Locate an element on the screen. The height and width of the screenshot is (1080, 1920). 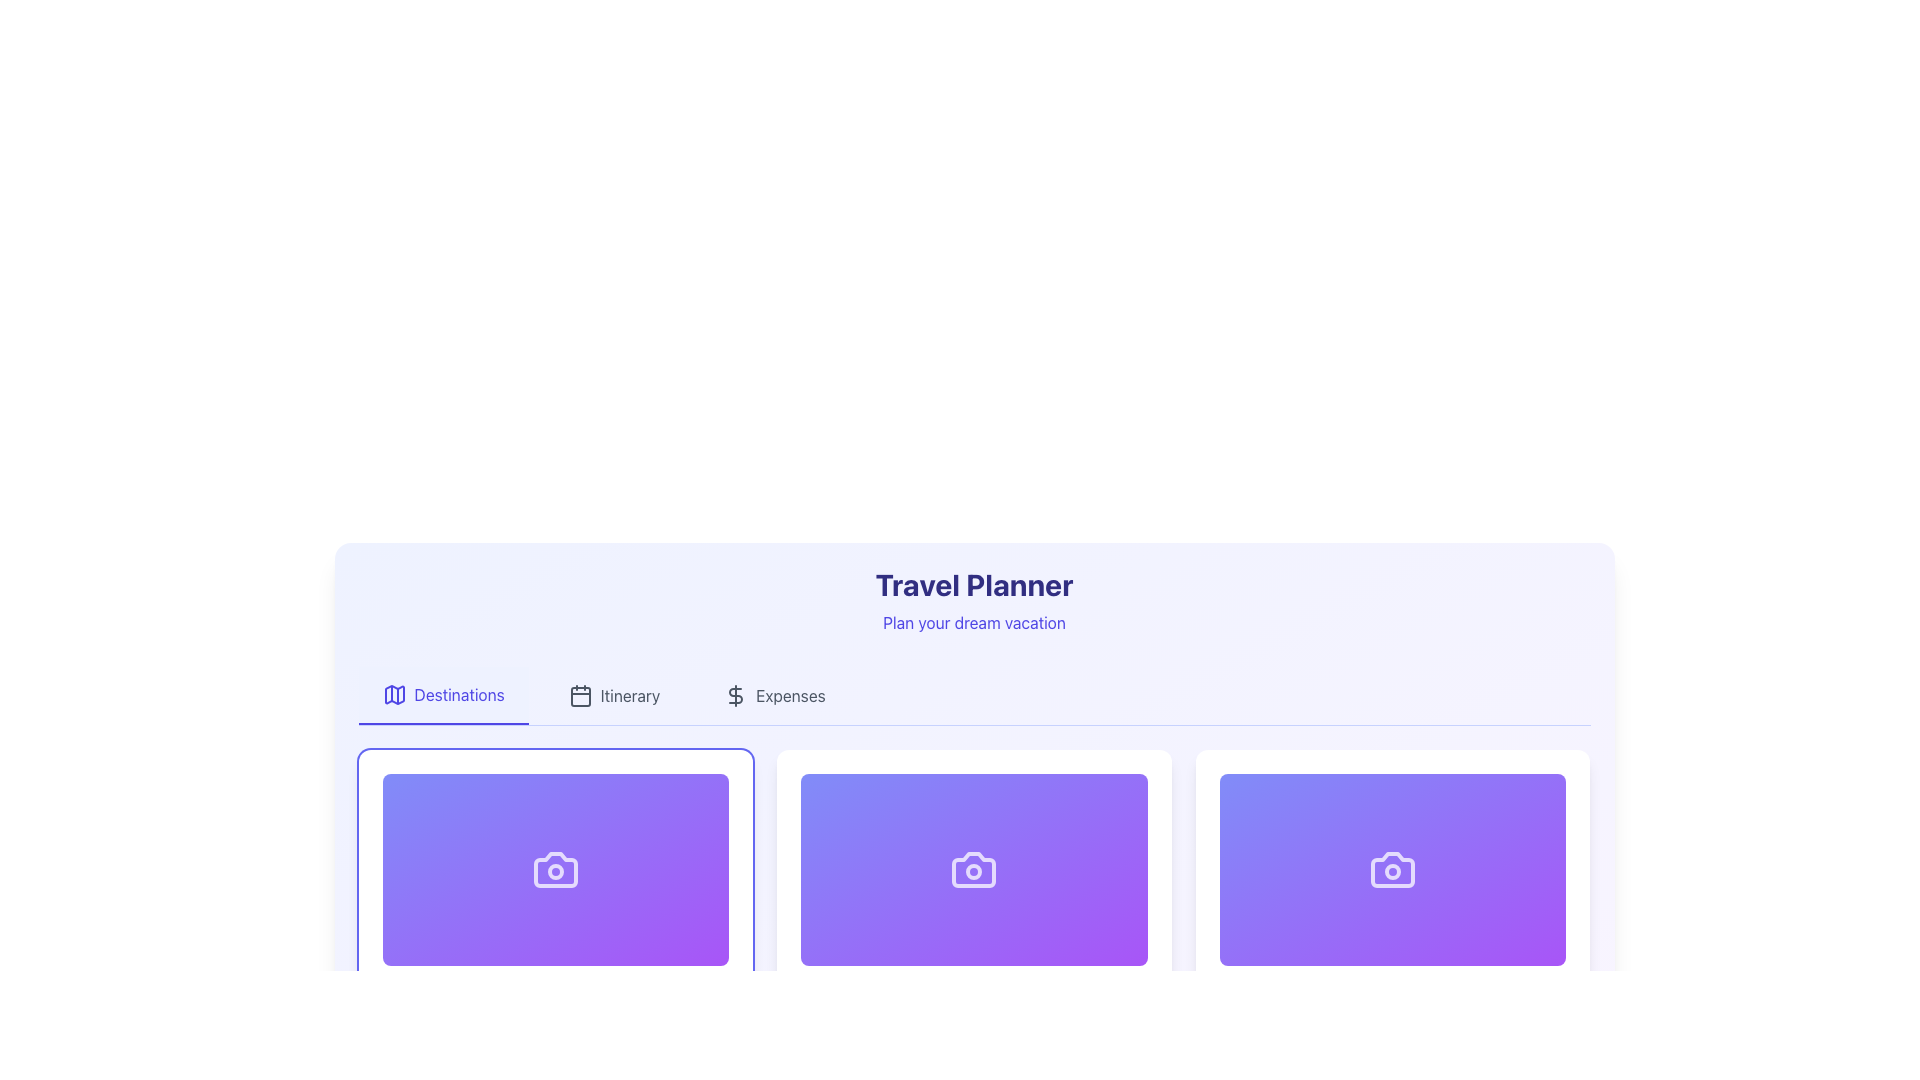
the gray 'Itinerary' button with a calendar icon is located at coordinates (613, 694).